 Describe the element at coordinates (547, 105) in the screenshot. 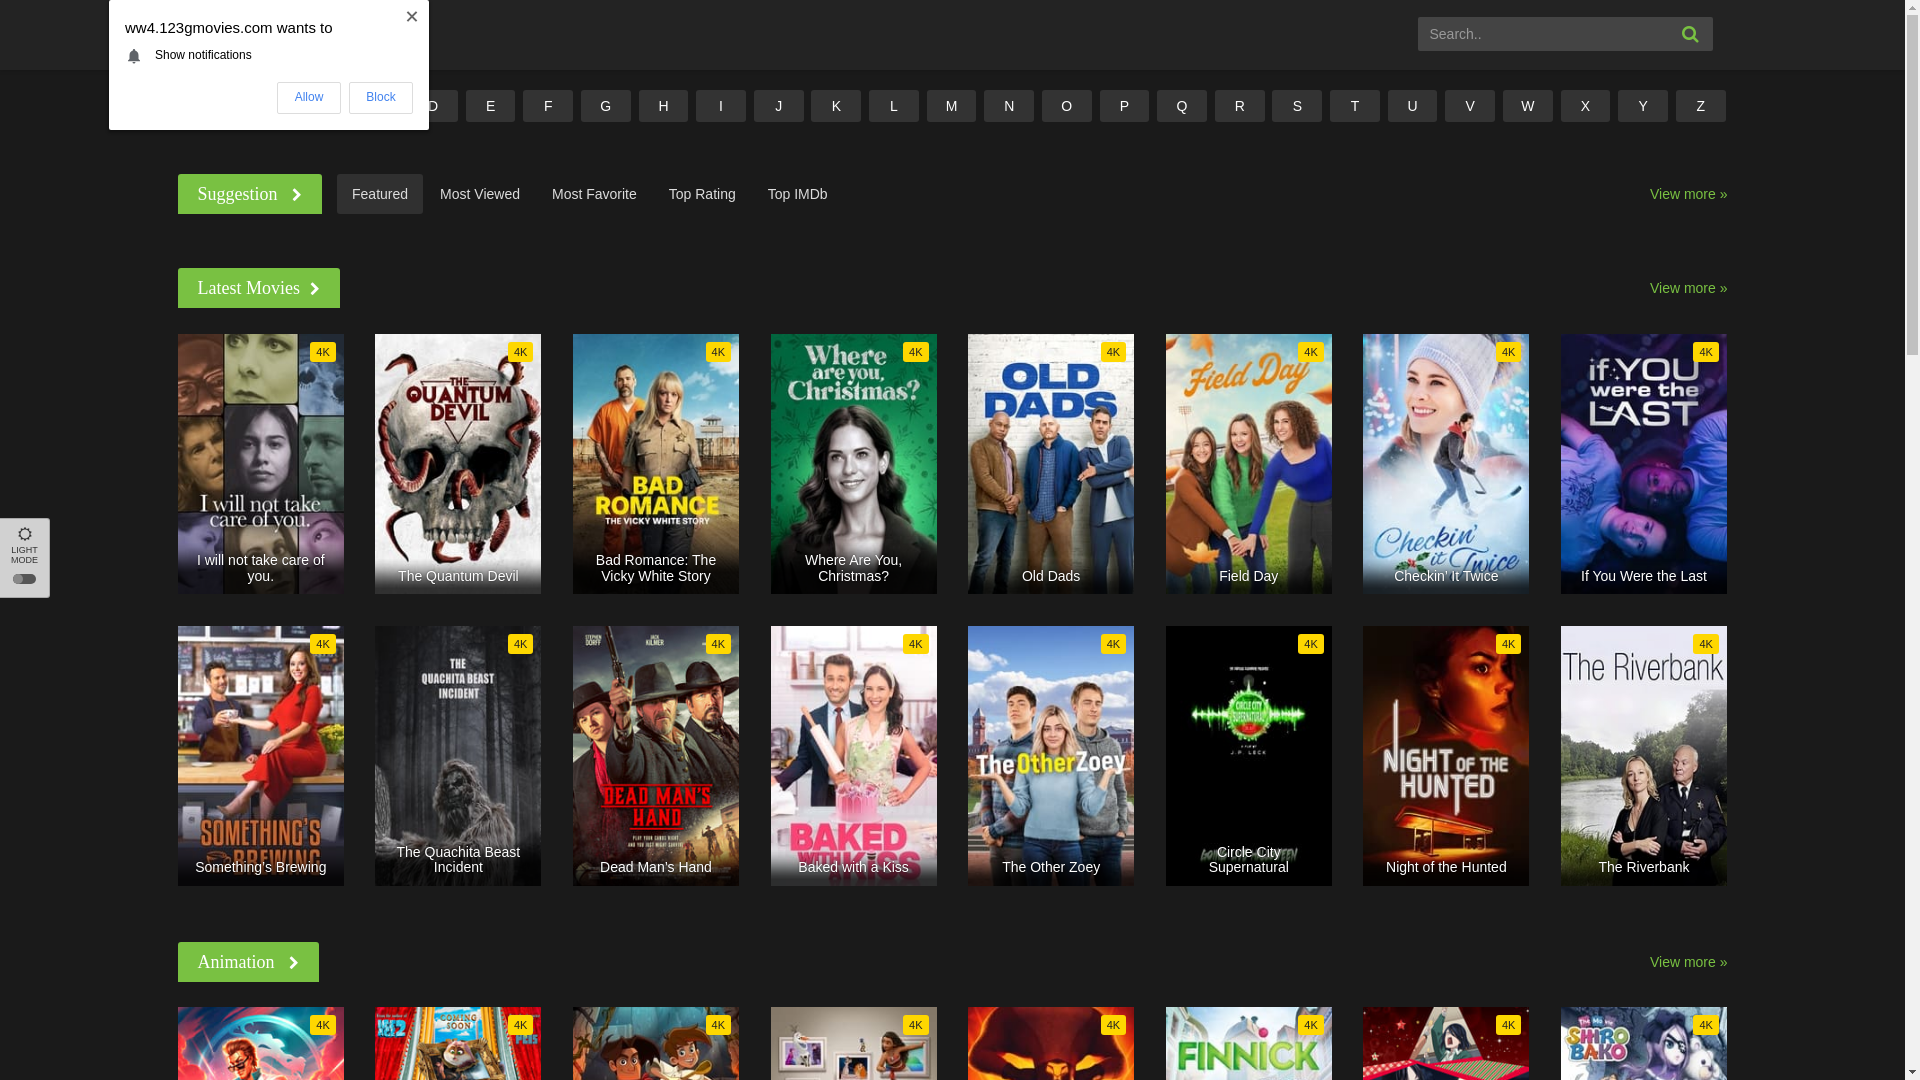

I see `'F'` at that location.